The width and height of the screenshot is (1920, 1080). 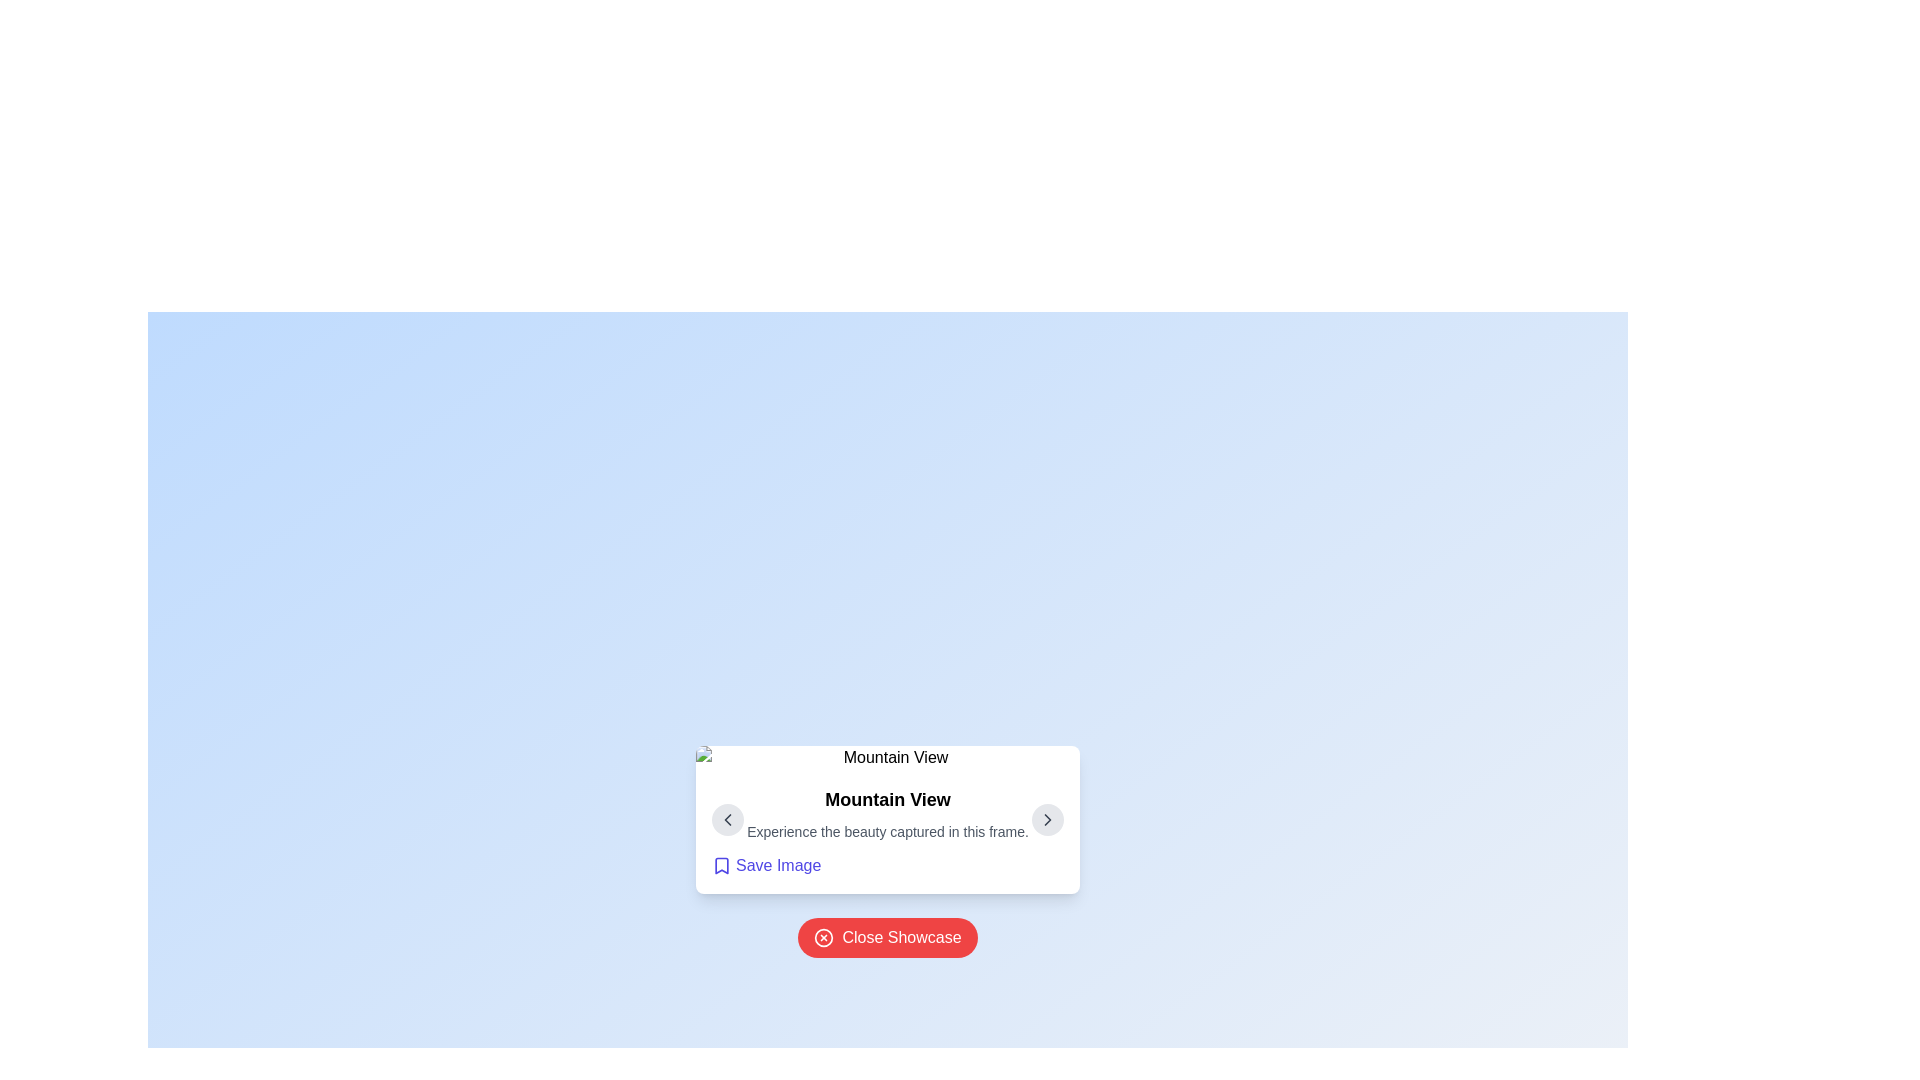 What do you see at coordinates (1046, 820) in the screenshot?
I see `the right navigation button located next to the descriptive text 'Experience the beauty captured in this frame'` at bounding box center [1046, 820].